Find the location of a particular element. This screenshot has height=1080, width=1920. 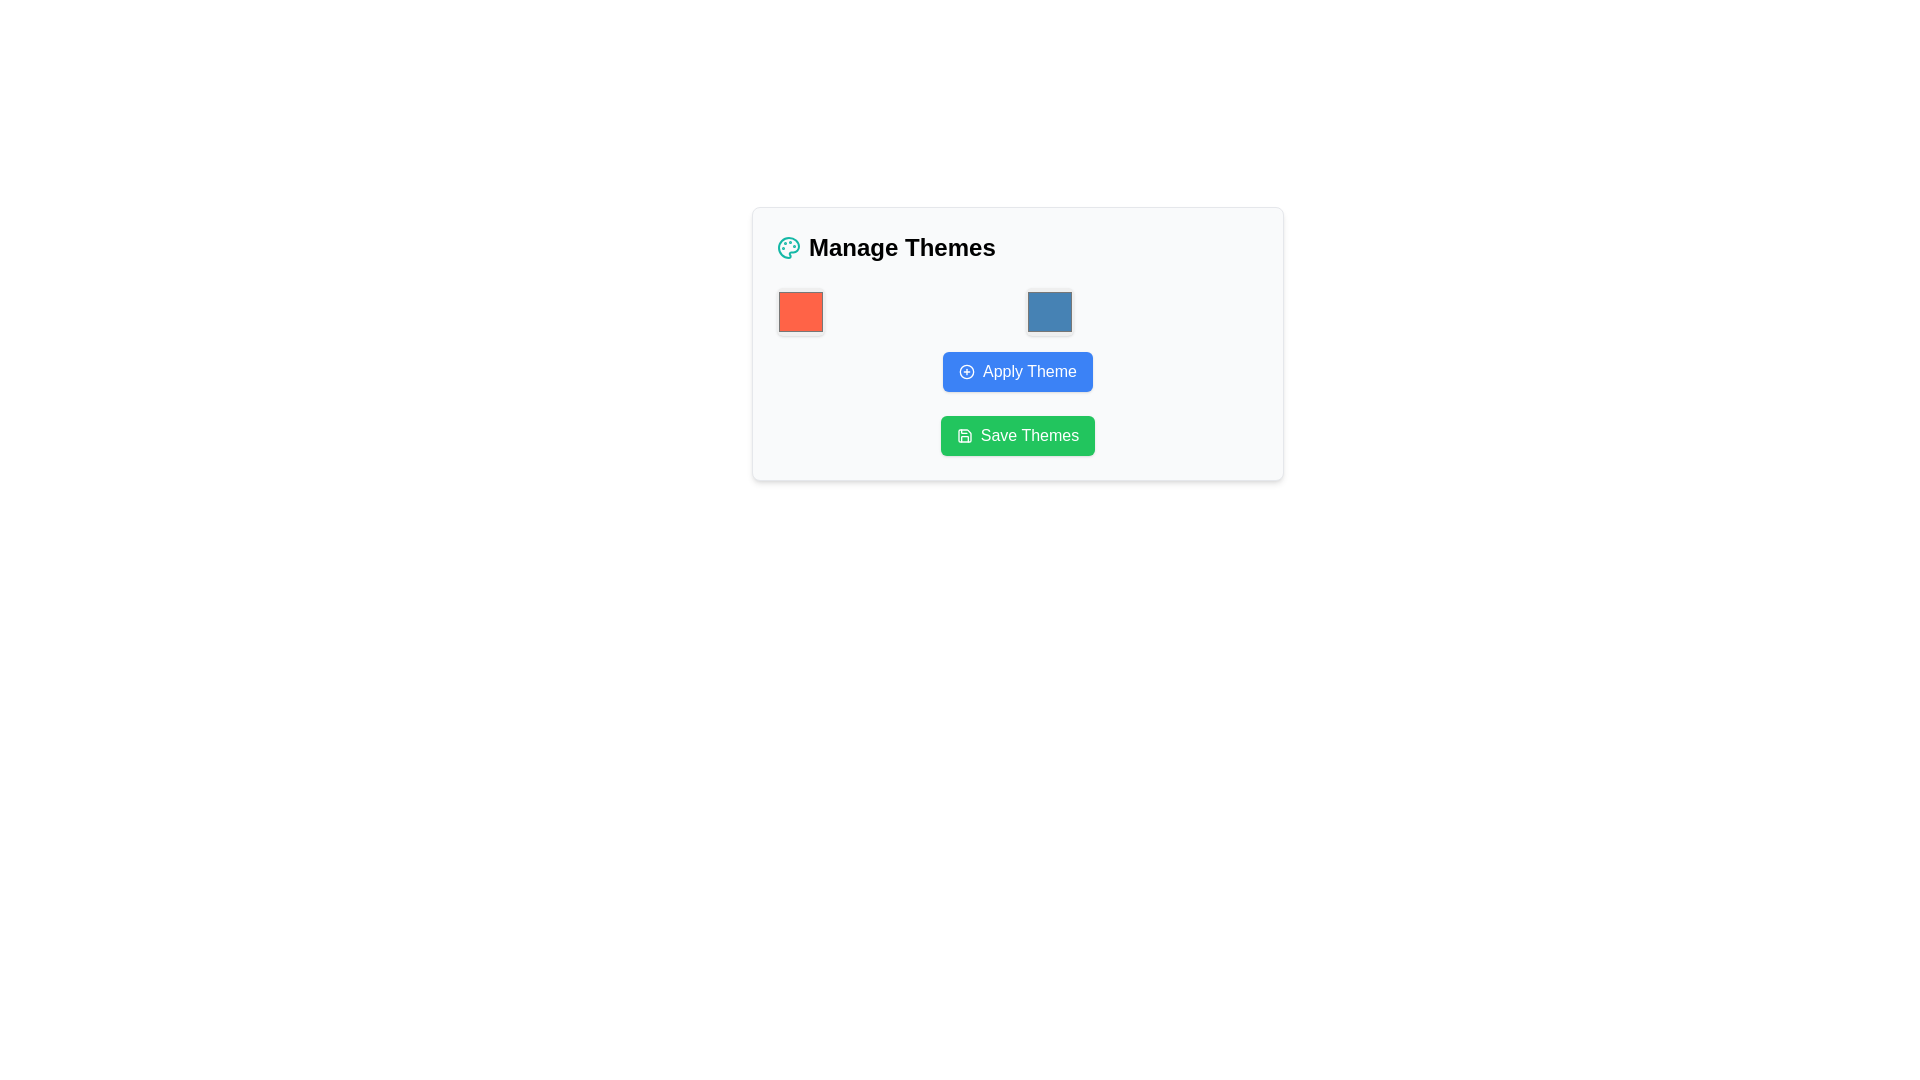

the 'Apply Theme' button with a blue background and white text is located at coordinates (1017, 371).